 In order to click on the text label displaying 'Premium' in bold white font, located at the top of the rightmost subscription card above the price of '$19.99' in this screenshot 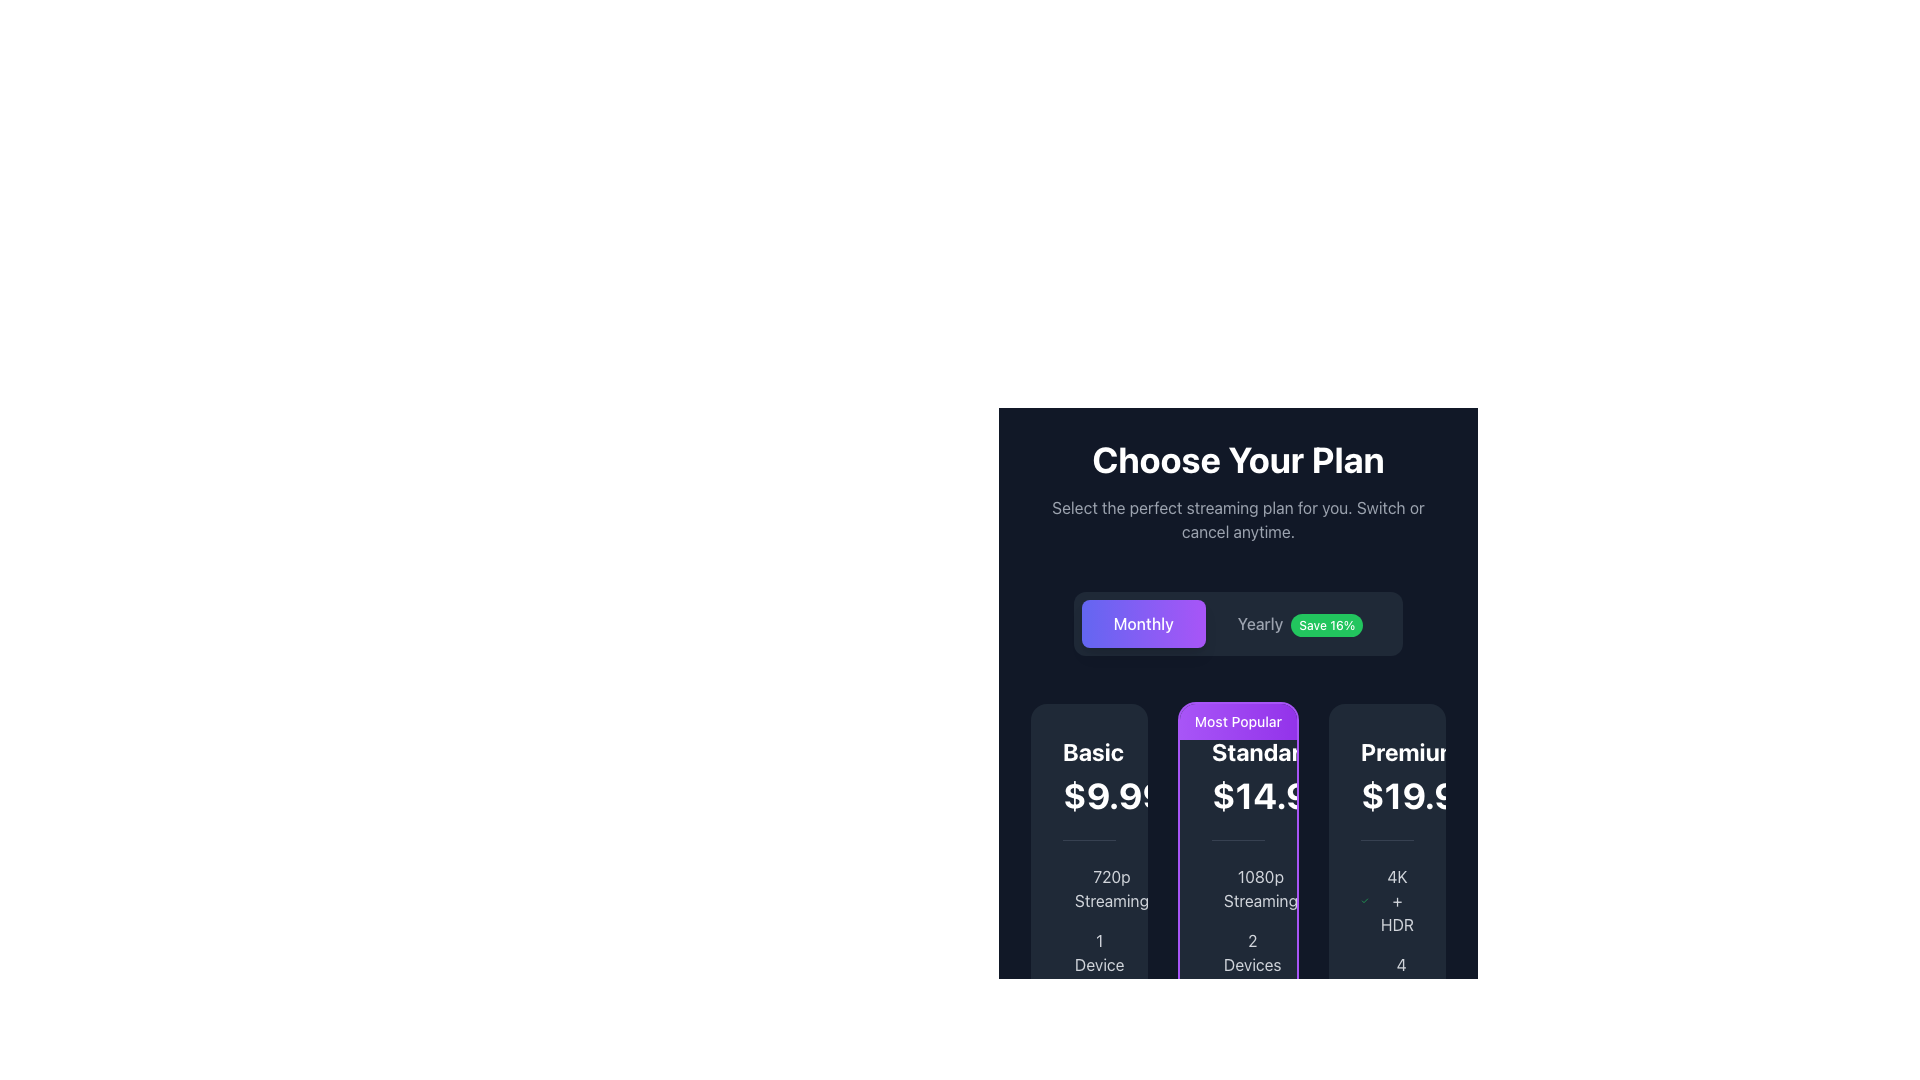, I will do `click(1386, 752)`.